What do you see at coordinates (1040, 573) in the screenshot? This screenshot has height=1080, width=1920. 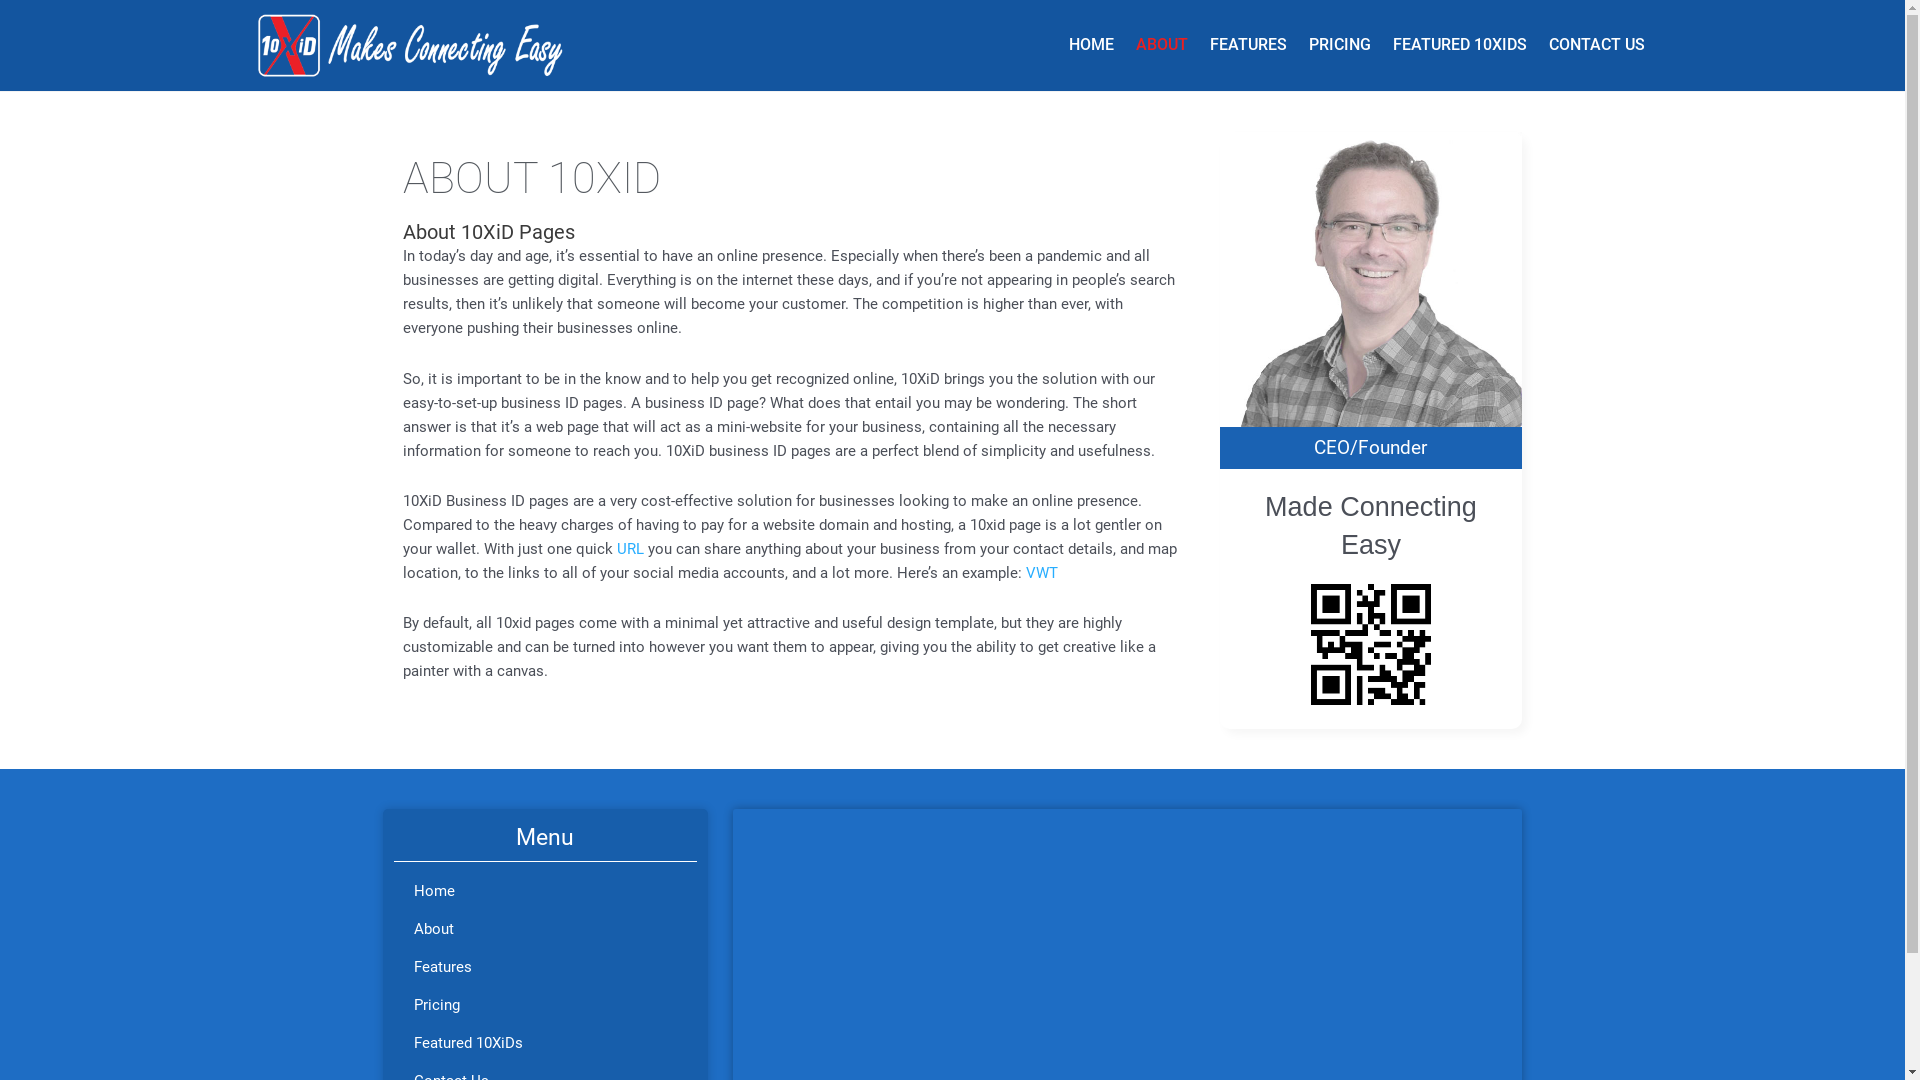 I see `'VWT'` at bounding box center [1040, 573].